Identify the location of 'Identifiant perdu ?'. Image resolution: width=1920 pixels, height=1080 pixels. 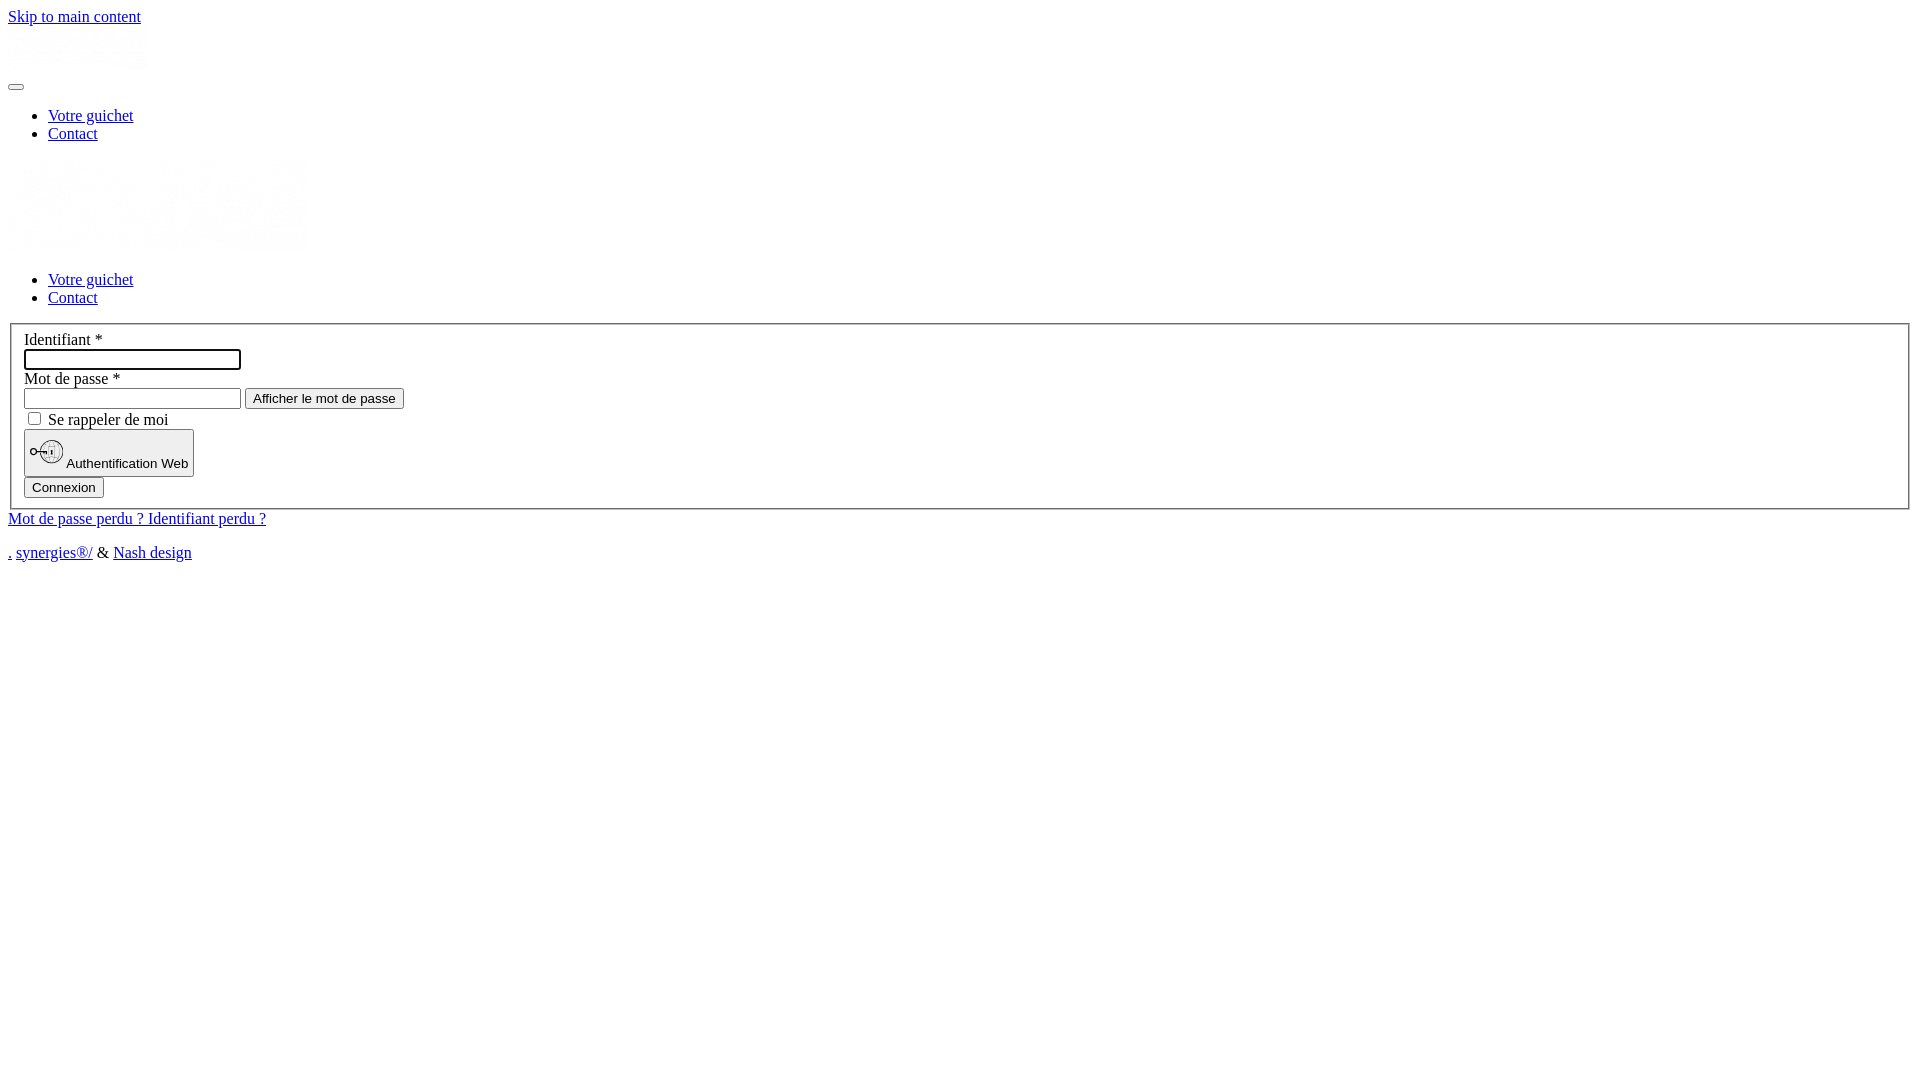
(206, 517).